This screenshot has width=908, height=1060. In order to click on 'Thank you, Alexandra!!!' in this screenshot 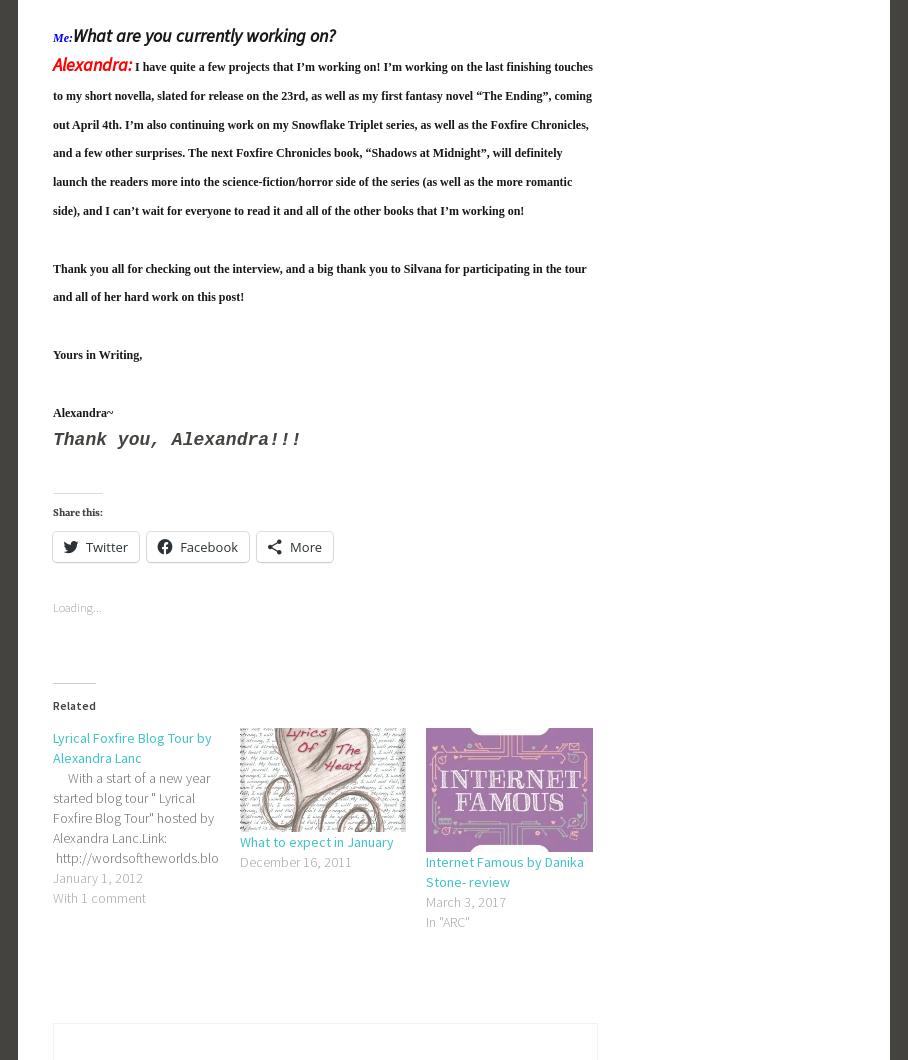, I will do `click(175, 439)`.